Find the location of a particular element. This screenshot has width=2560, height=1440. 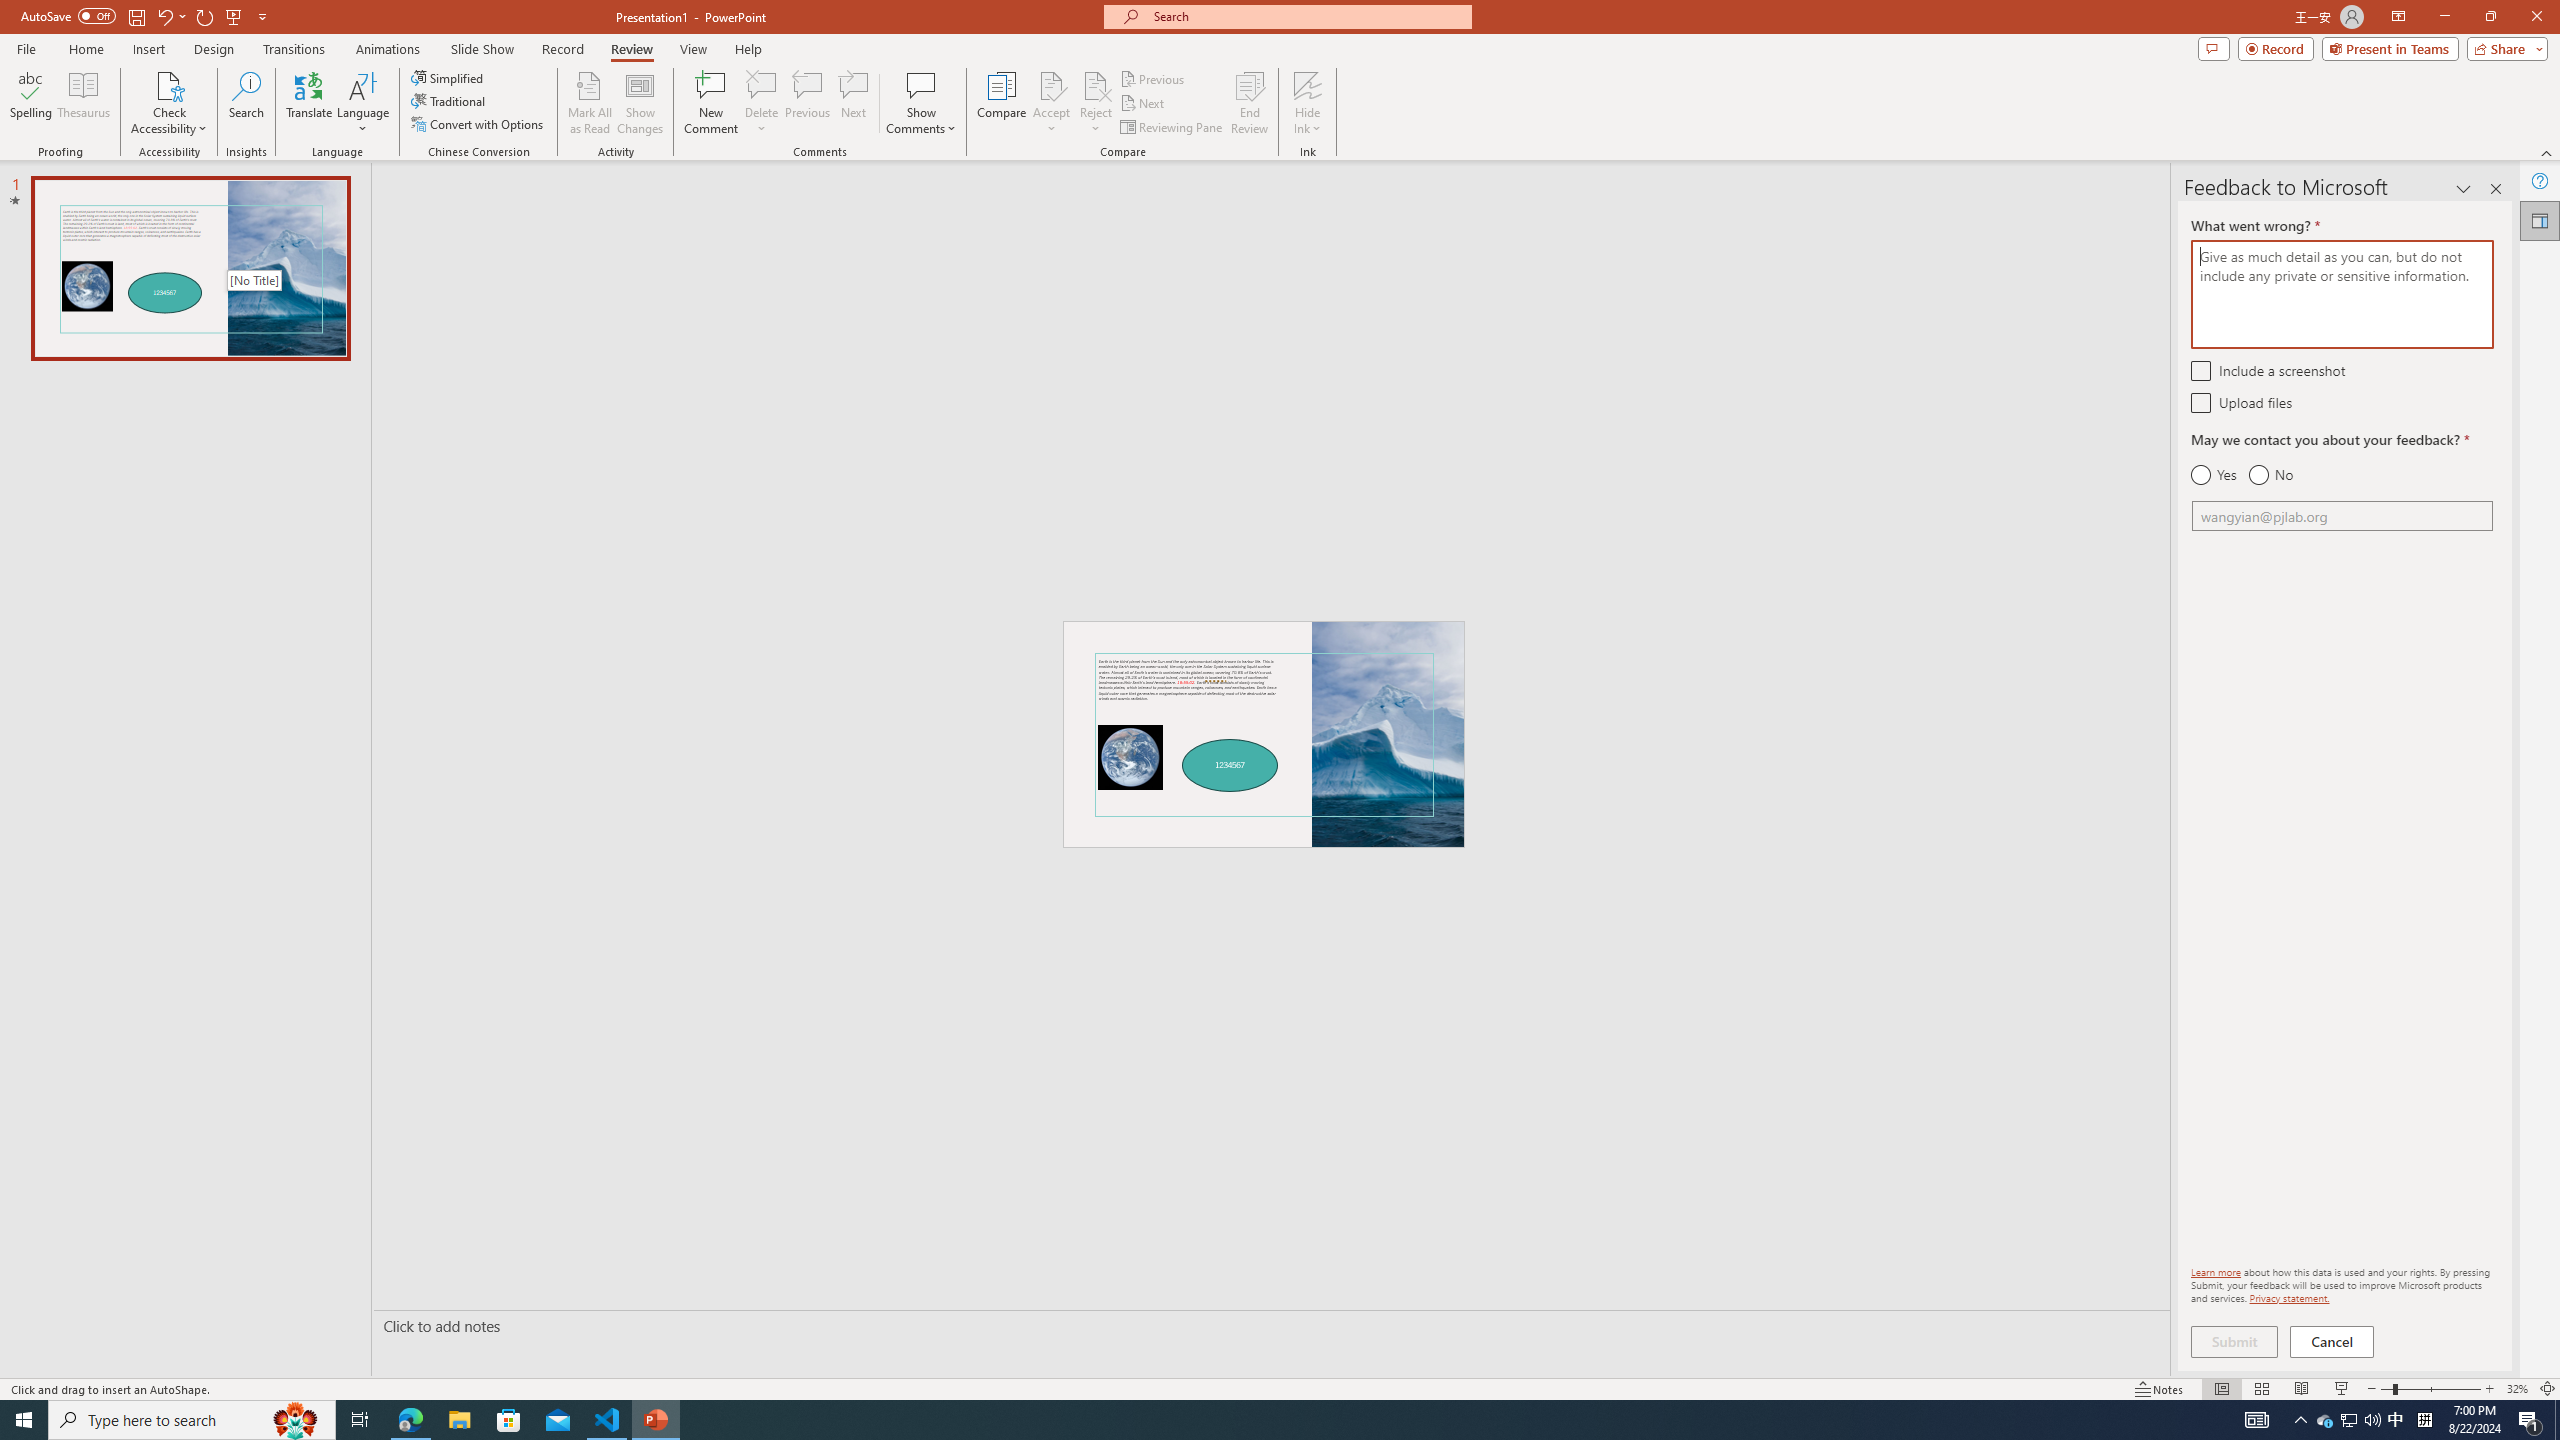

'Show Comments' is located at coordinates (921, 103).